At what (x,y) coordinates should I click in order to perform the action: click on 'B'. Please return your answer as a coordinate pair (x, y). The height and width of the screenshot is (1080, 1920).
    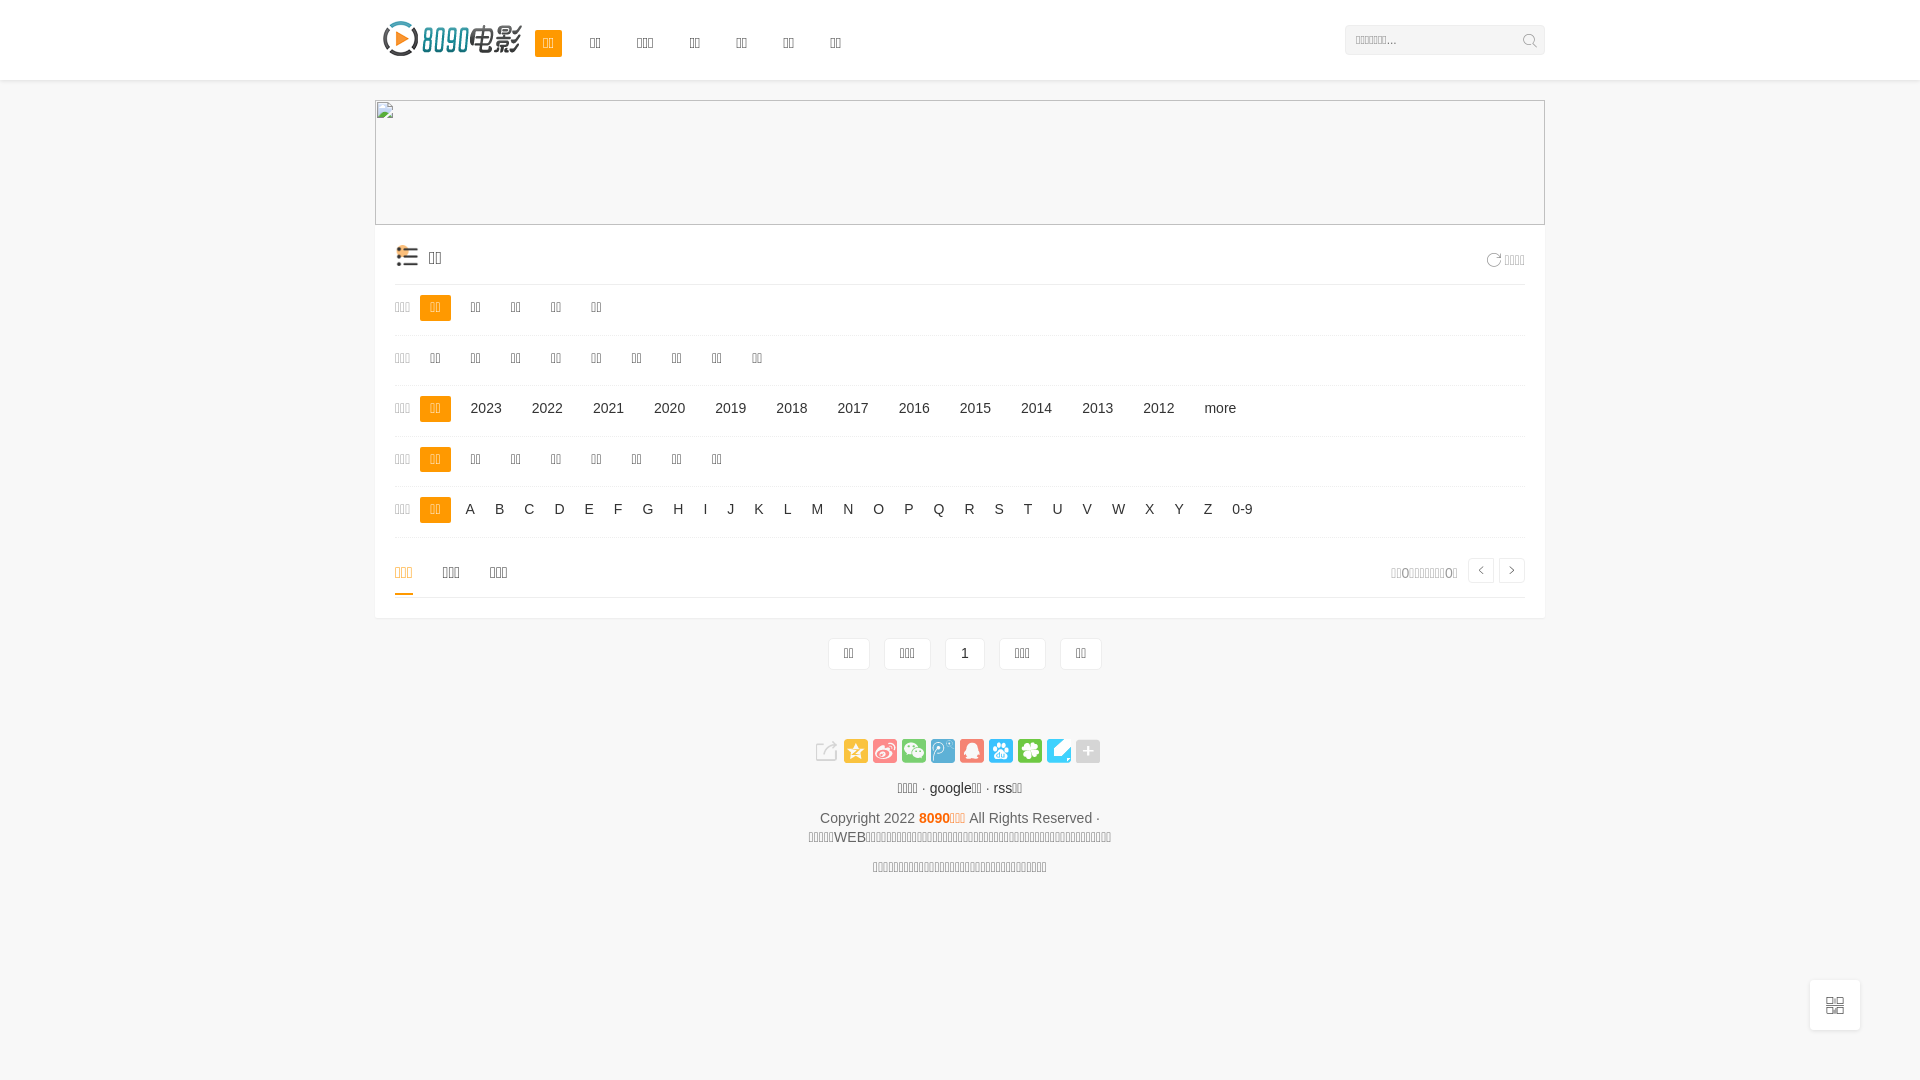
    Looking at the image, I should click on (499, 508).